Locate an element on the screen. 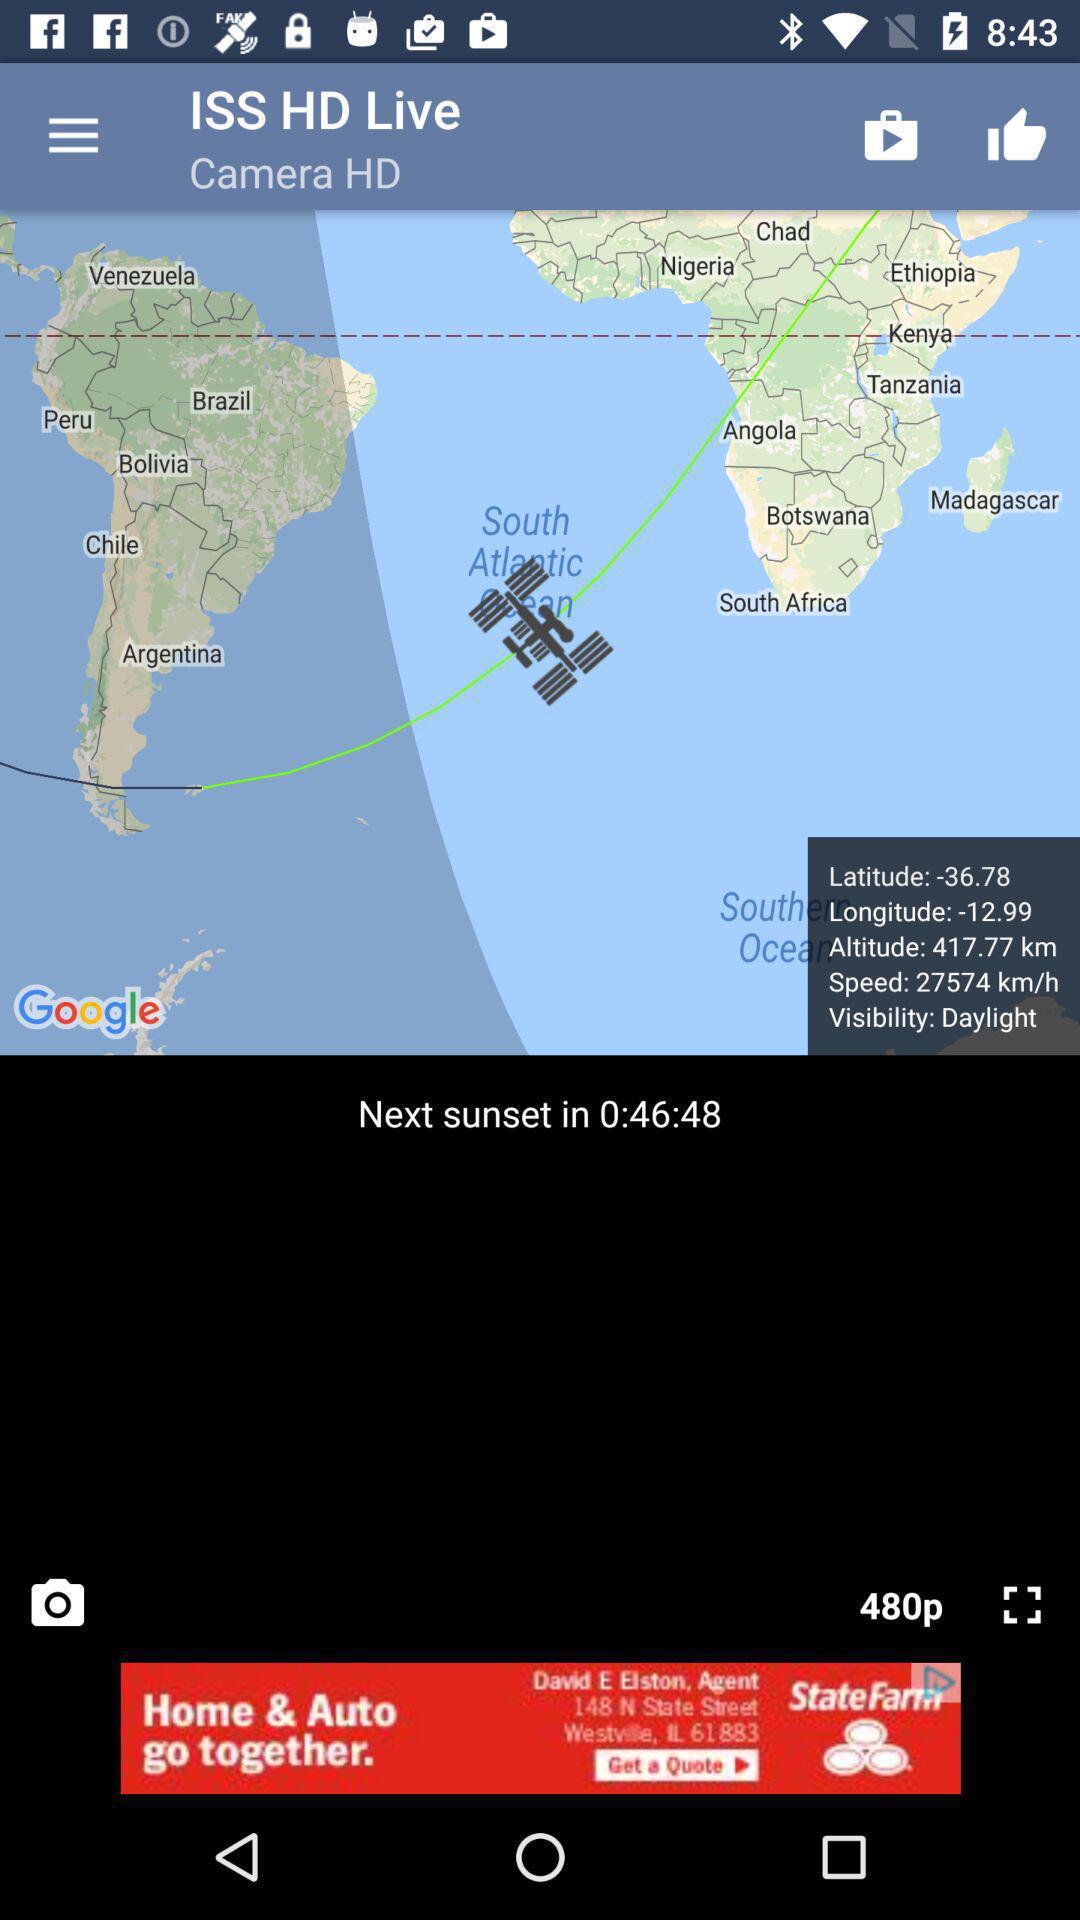 The image size is (1080, 1920). camera button is located at coordinates (56, 1604).